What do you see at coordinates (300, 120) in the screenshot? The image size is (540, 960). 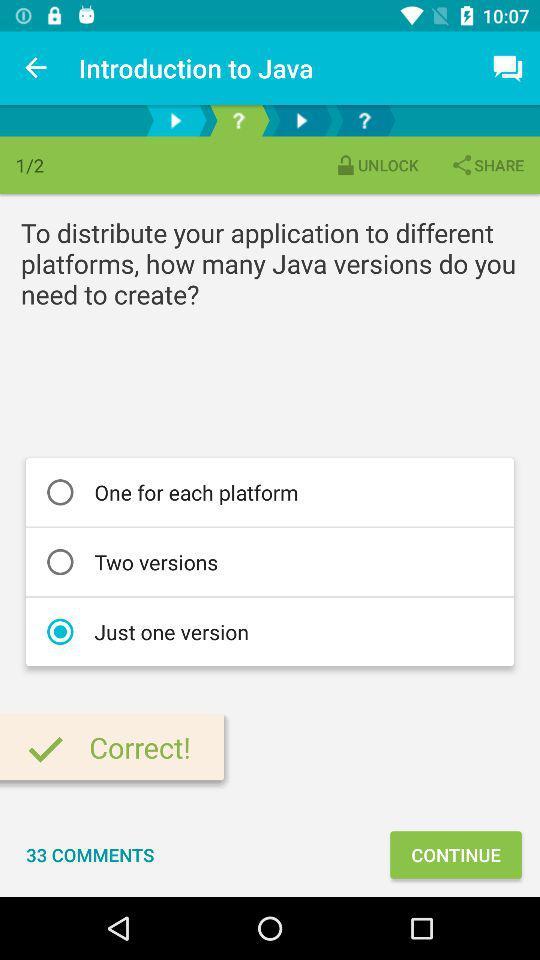 I see `next` at bounding box center [300, 120].